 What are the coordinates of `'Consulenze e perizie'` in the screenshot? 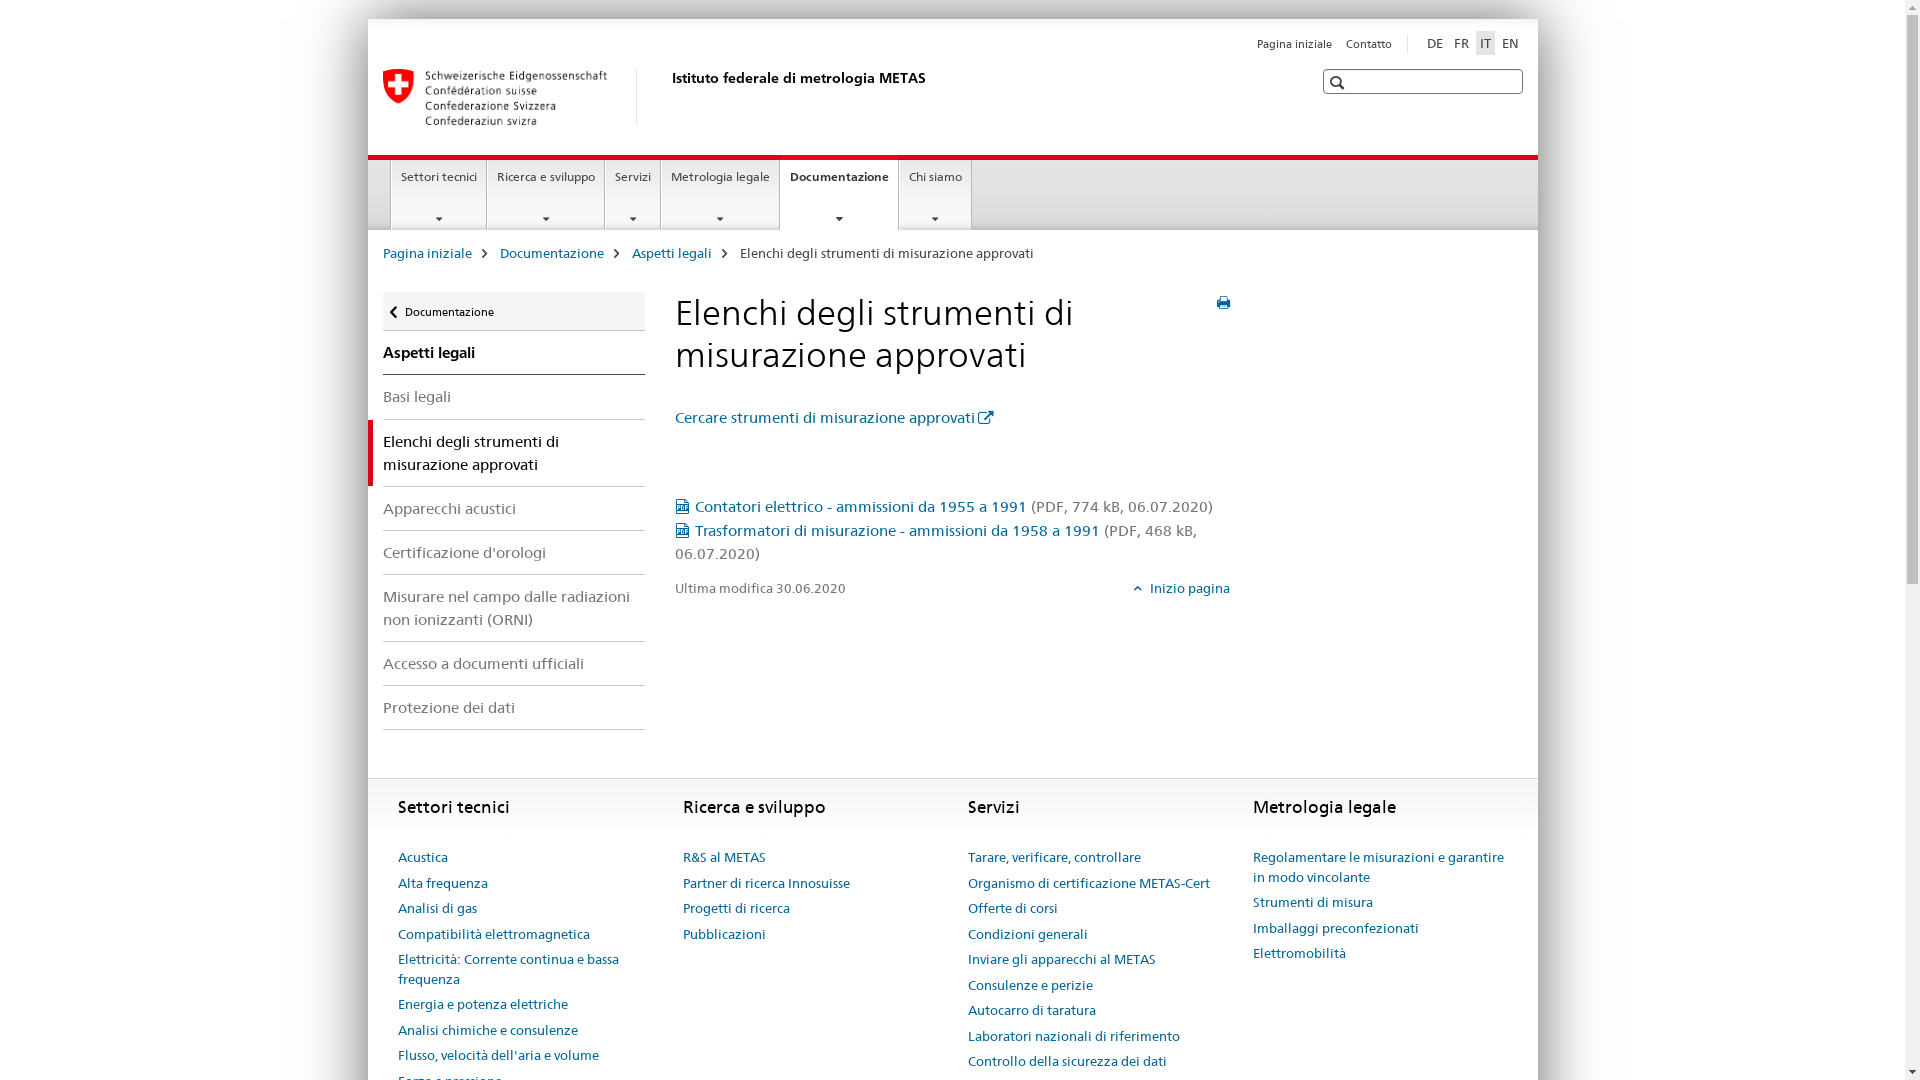 It's located at (1030, 985).